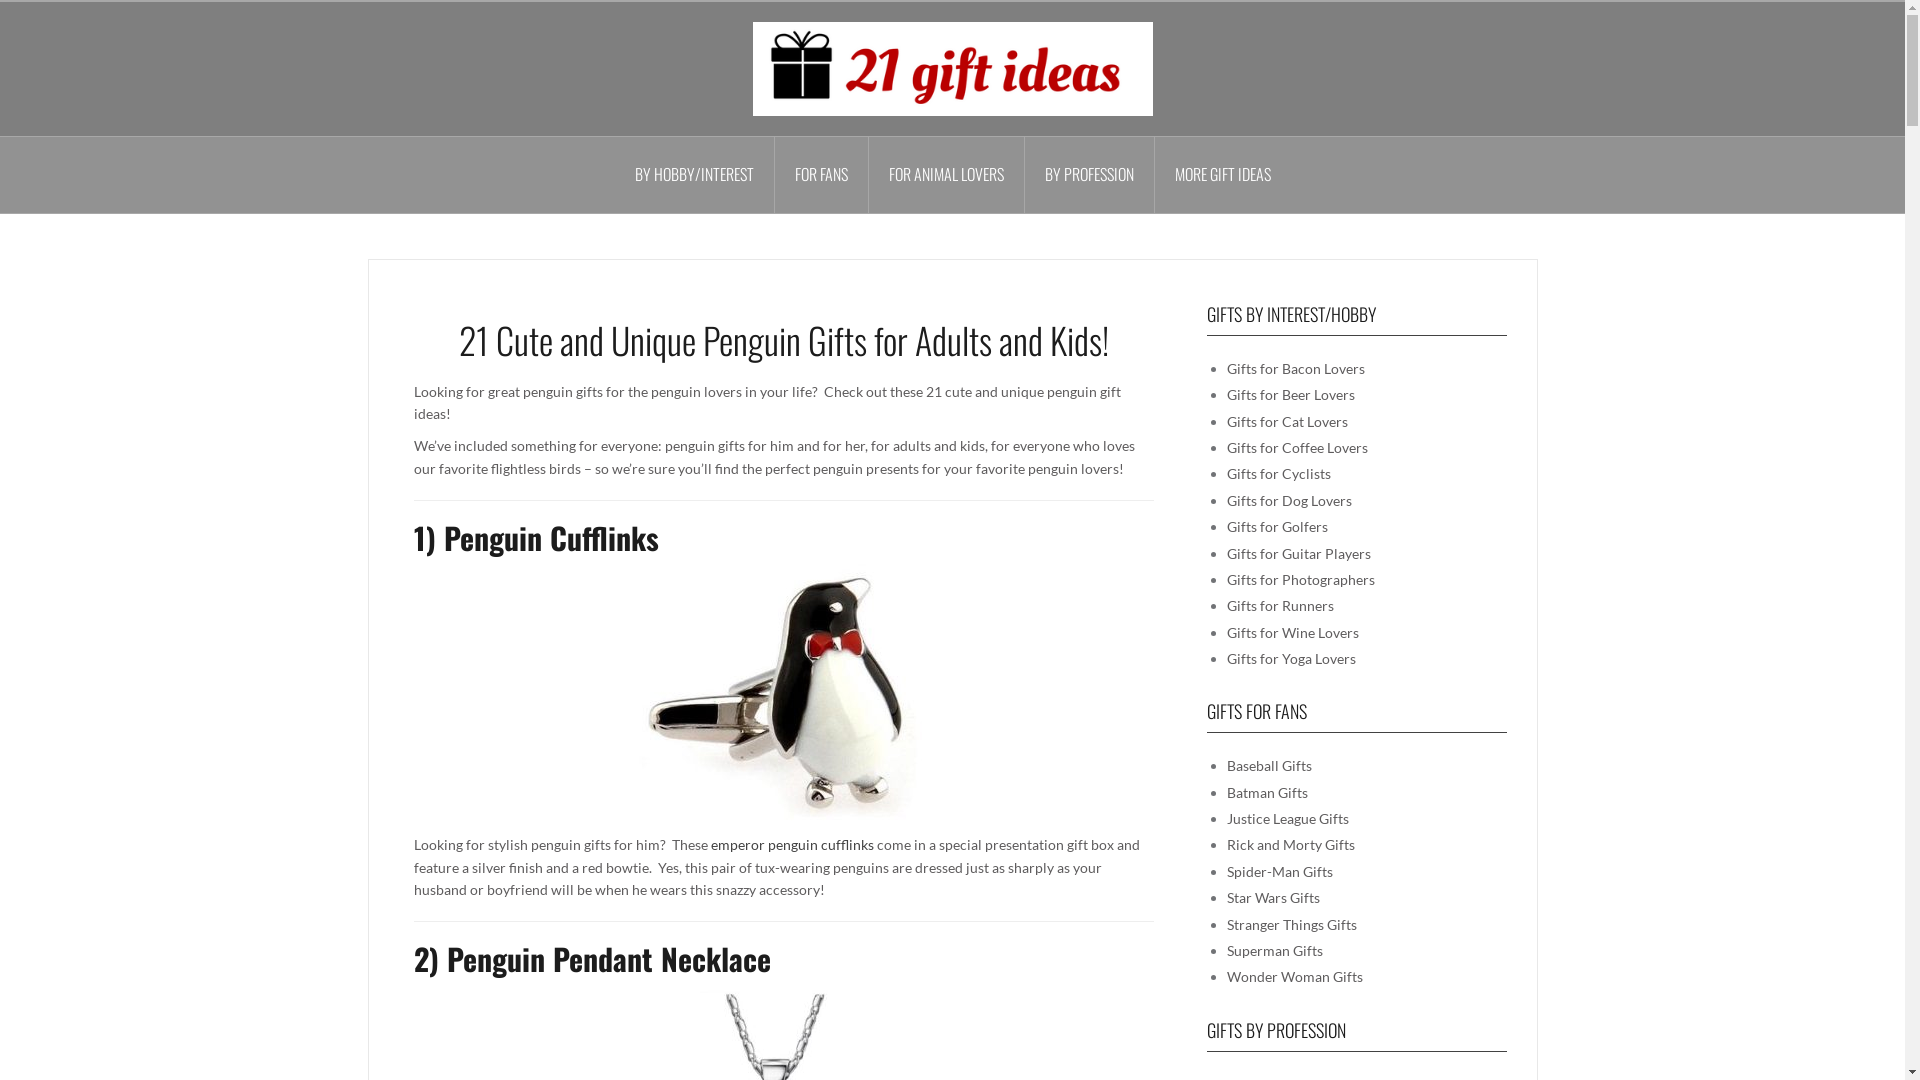 Image resolution: width=1920 pixels, height=1080 pixels. What do you see at coordinates (1088, 173) in the screenshot?
I see `'BY PROFESSION'` at bounding box center [1088, 173].